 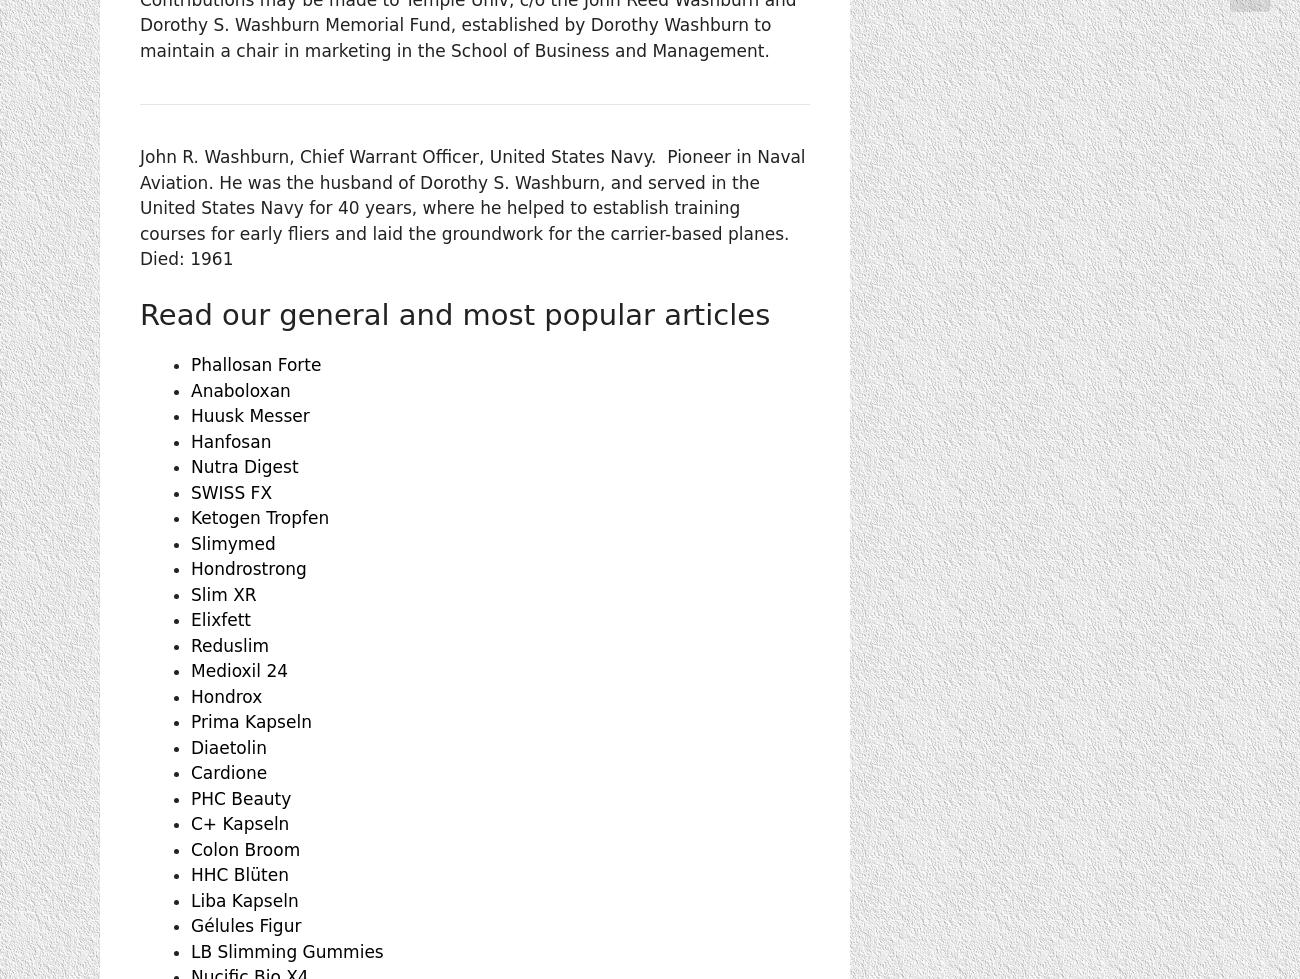 I want to click on 'Anaboloxan', so click(x=239, y=390).